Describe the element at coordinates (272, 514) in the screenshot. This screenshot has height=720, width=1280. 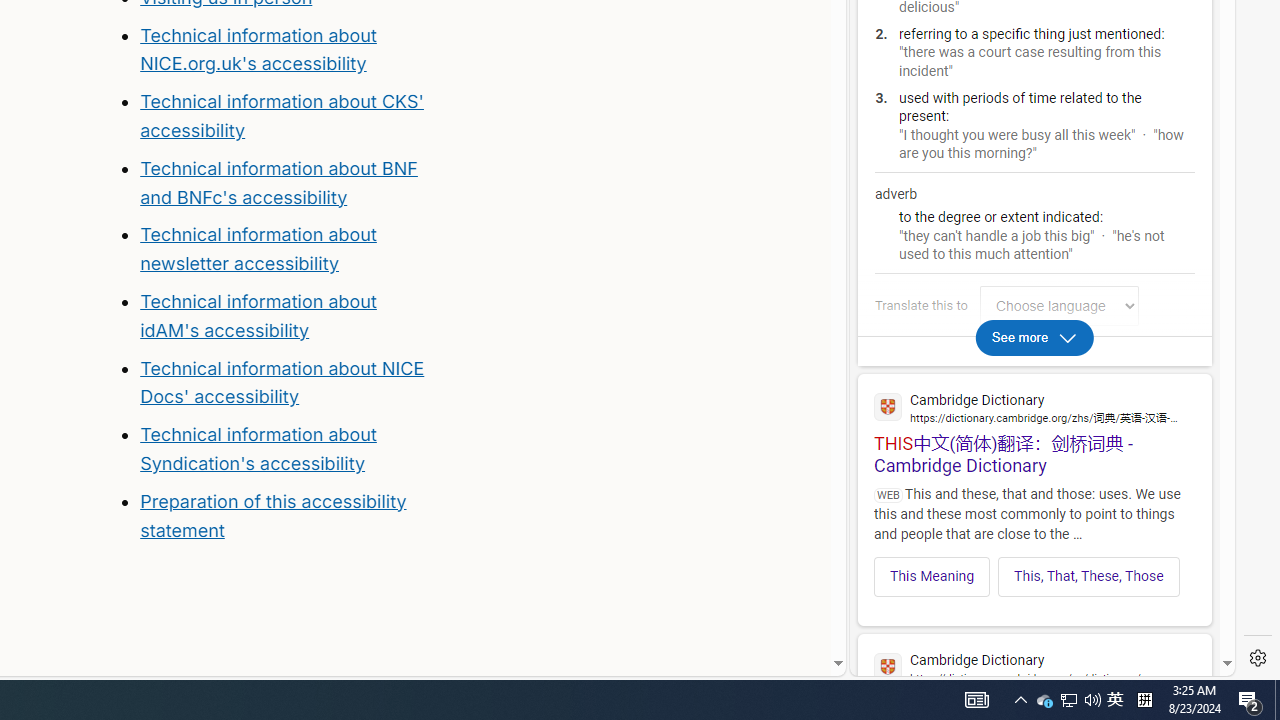
I see `'Preparation of this accessibility statement'` at that location.